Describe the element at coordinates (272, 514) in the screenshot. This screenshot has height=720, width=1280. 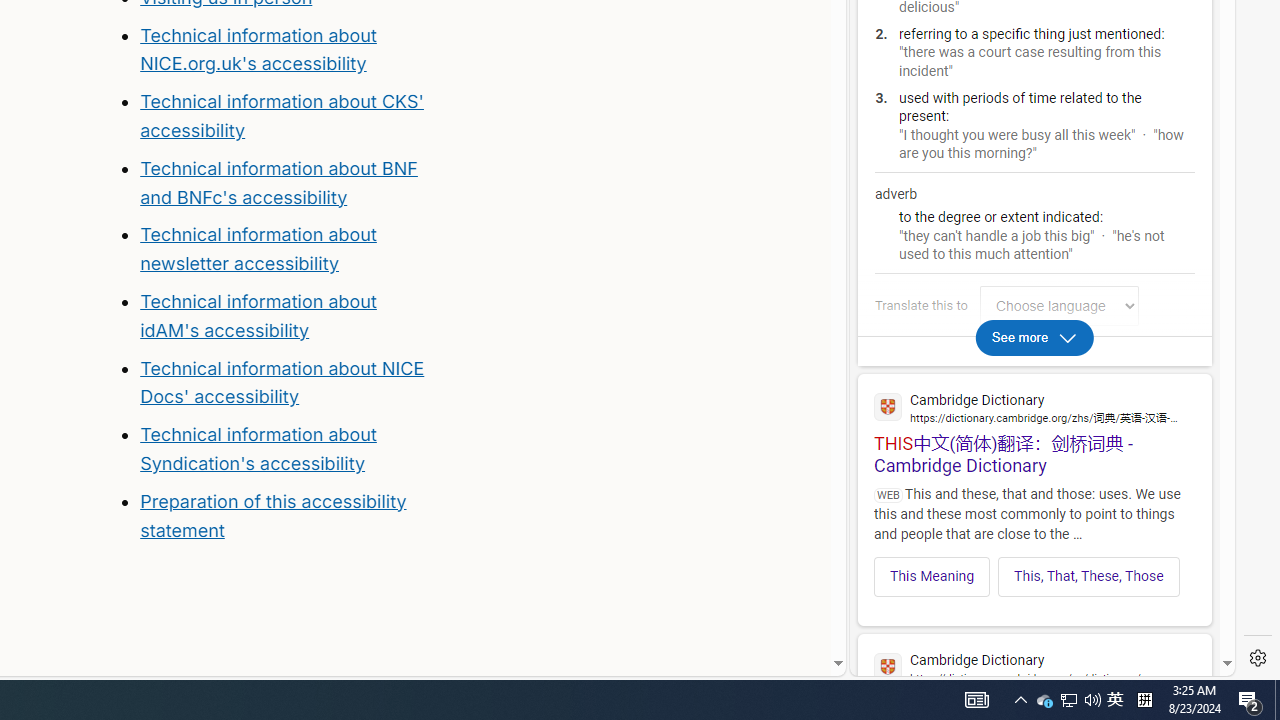
I see `'Preparation of this accessibility statement'` at that location.